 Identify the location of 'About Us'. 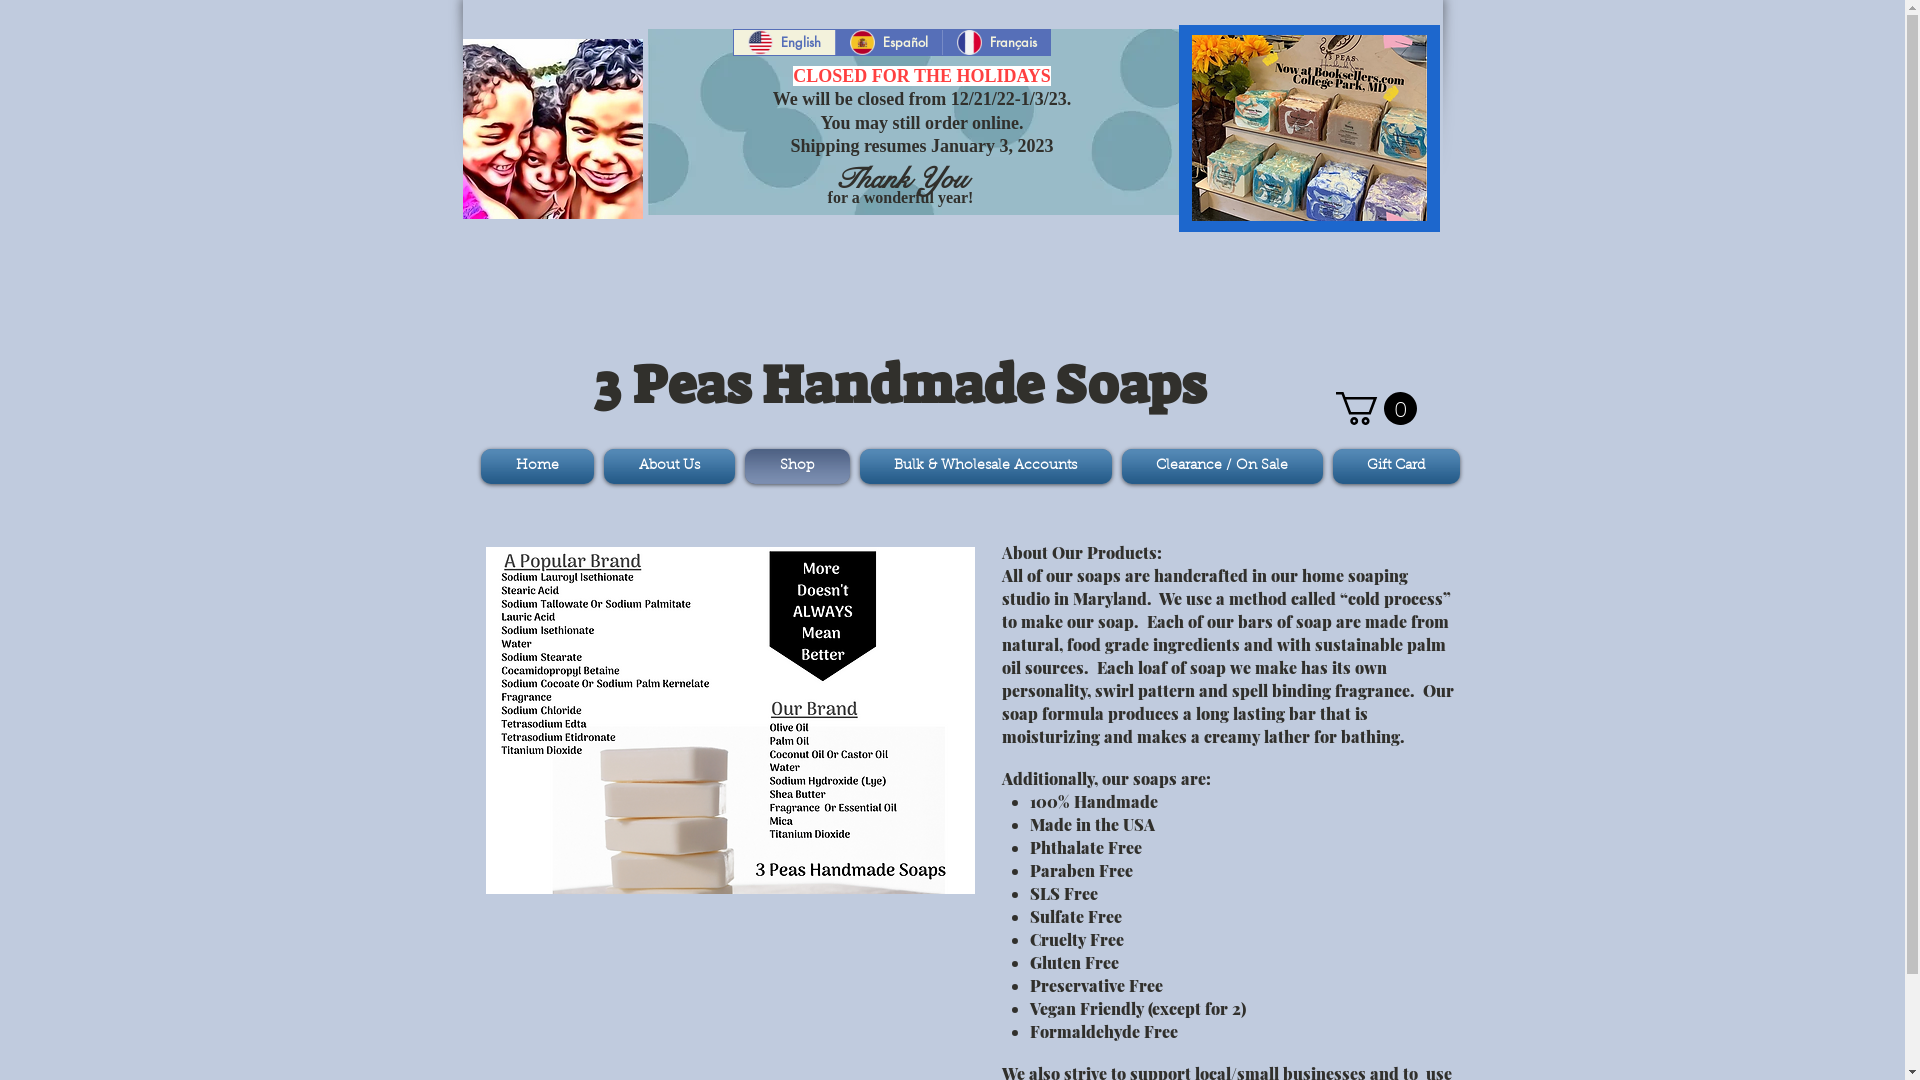
(597, 466).